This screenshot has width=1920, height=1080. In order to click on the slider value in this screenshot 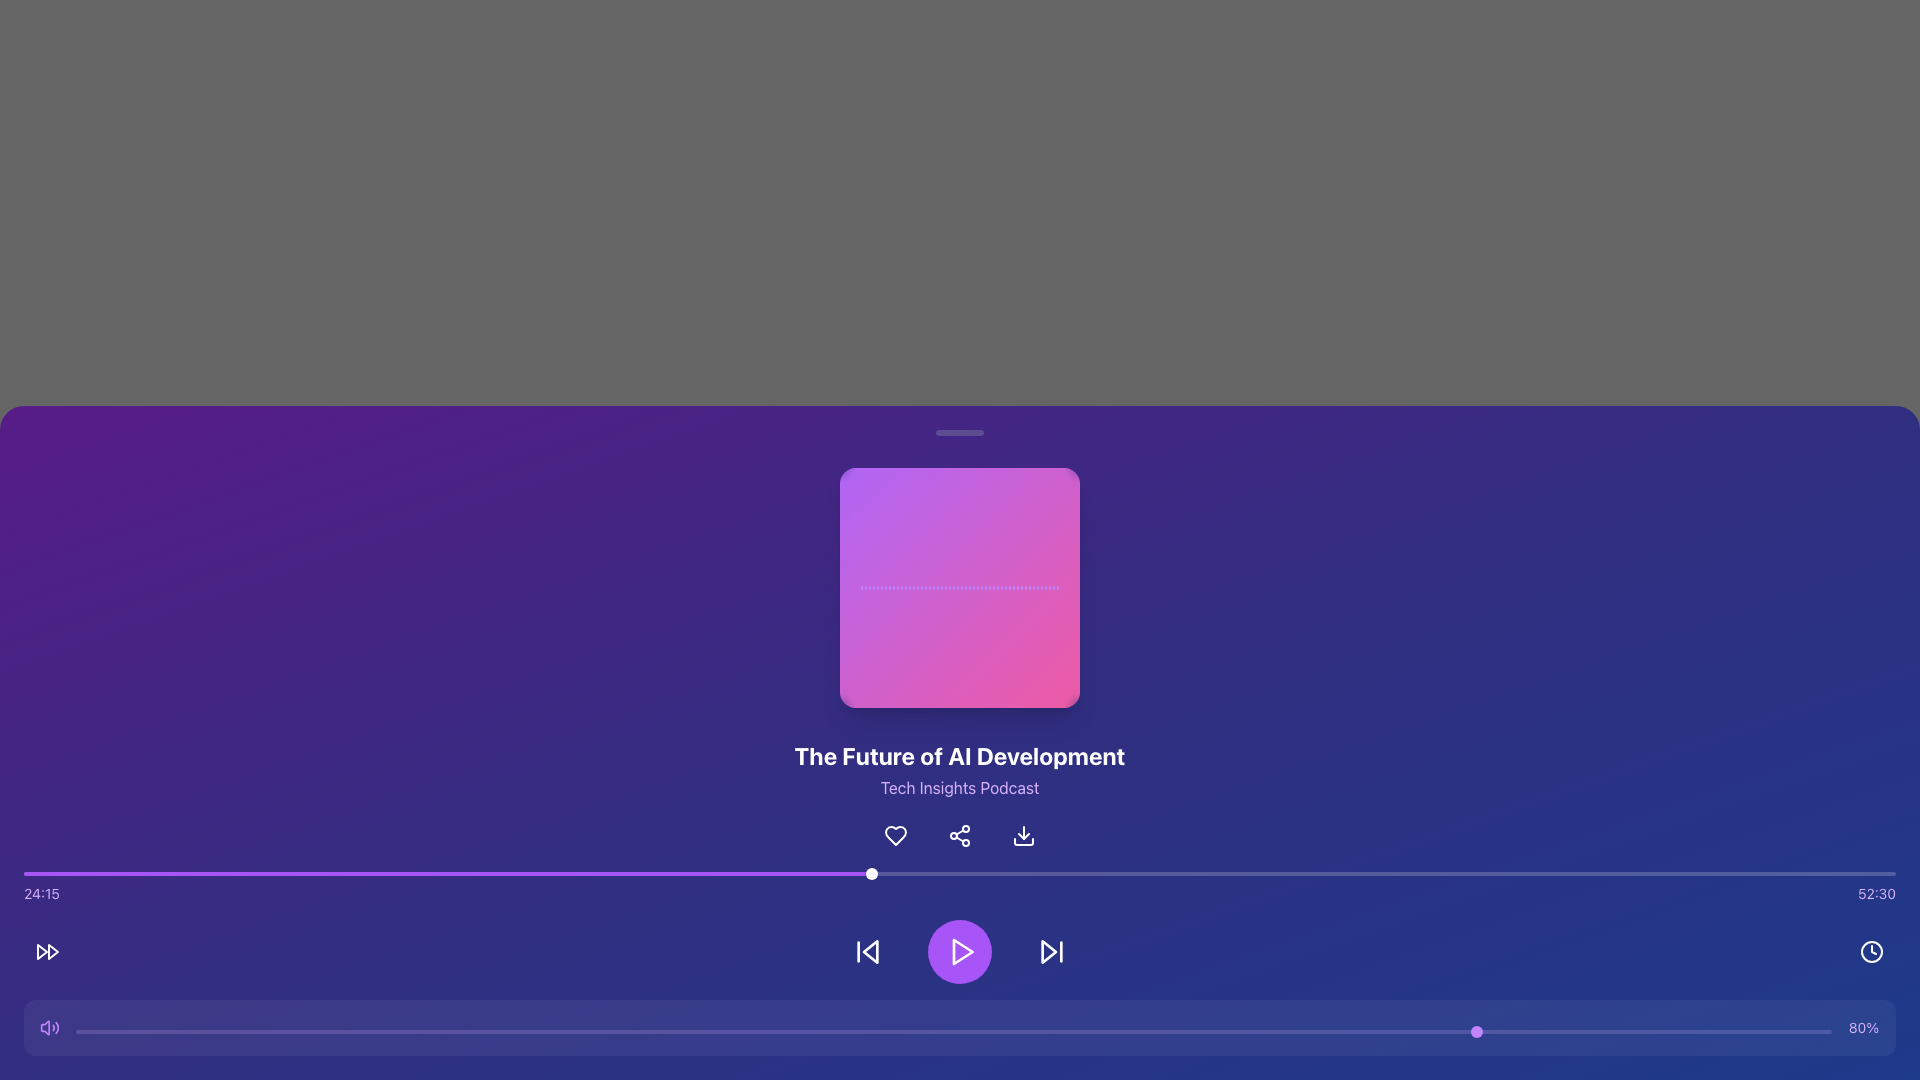, I will do `click(1480, 1032)`.